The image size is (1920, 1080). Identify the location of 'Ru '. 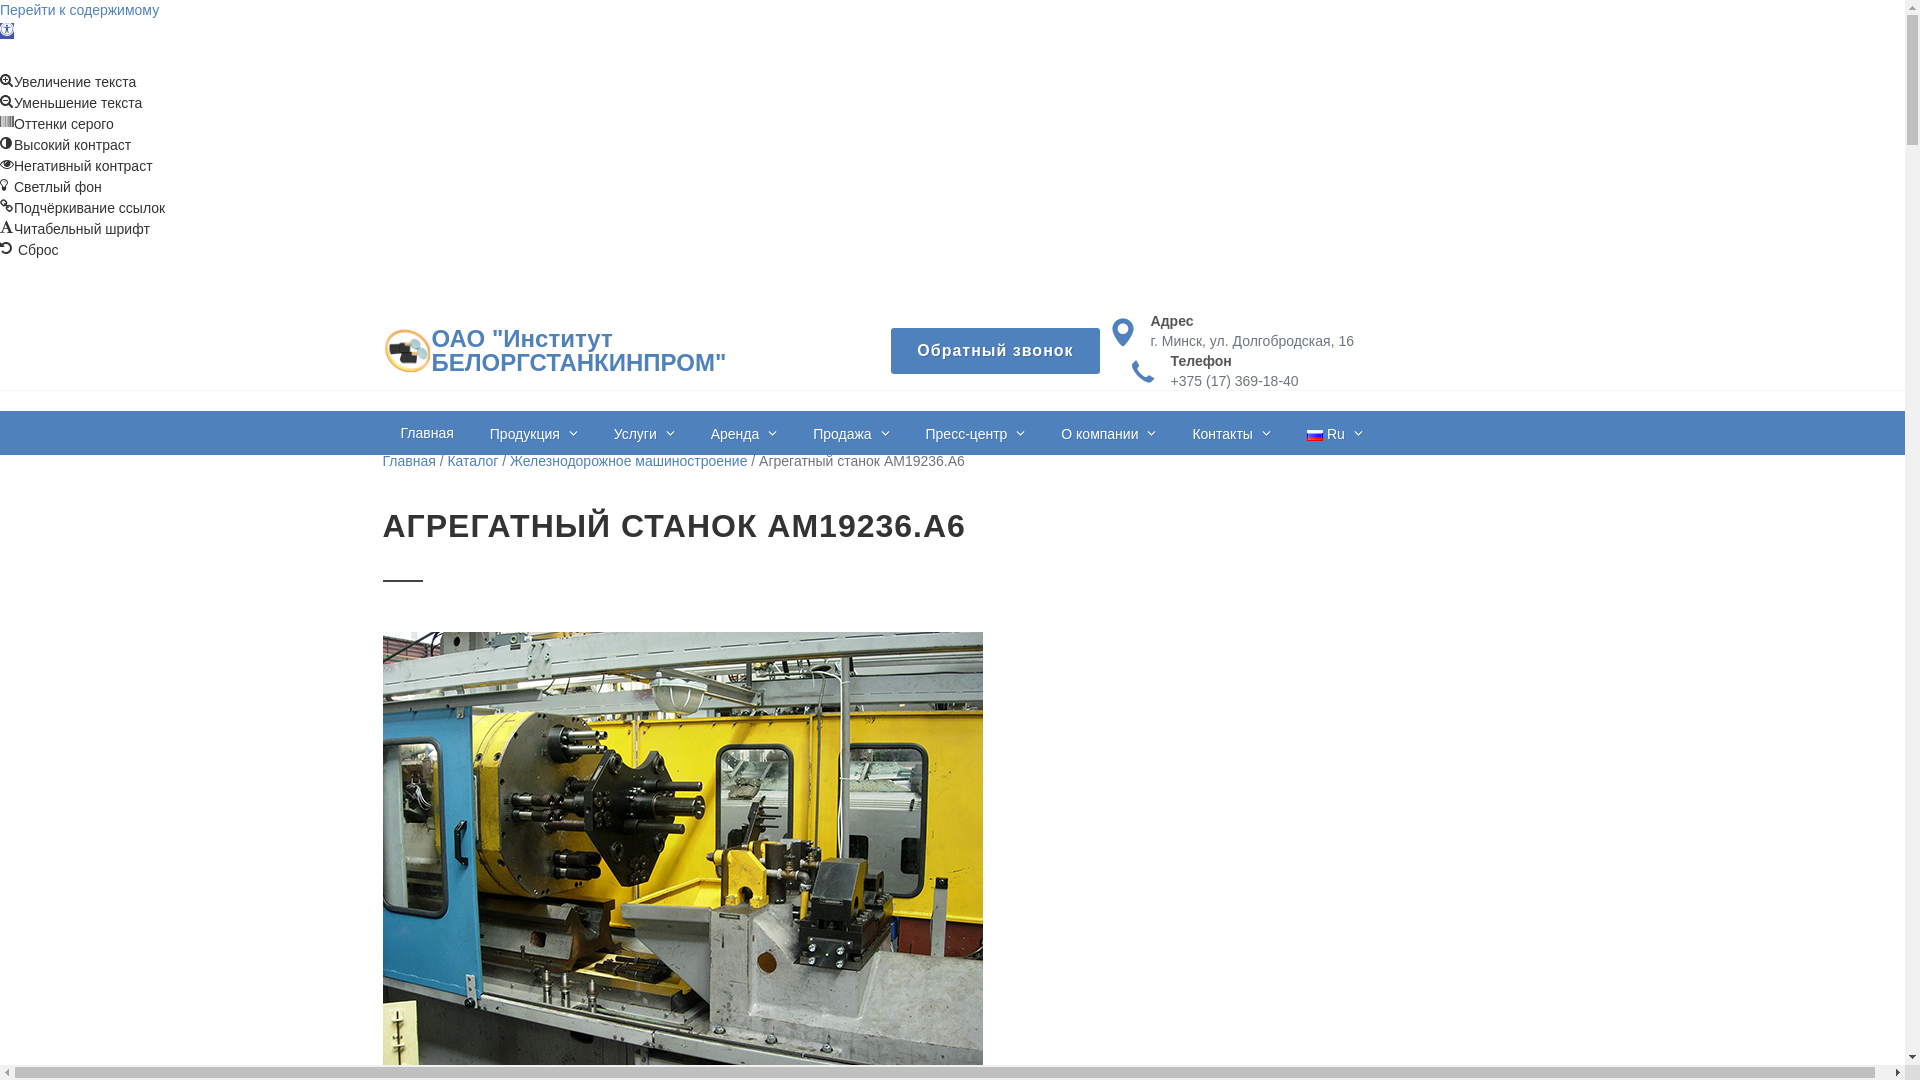
(1334, 431).